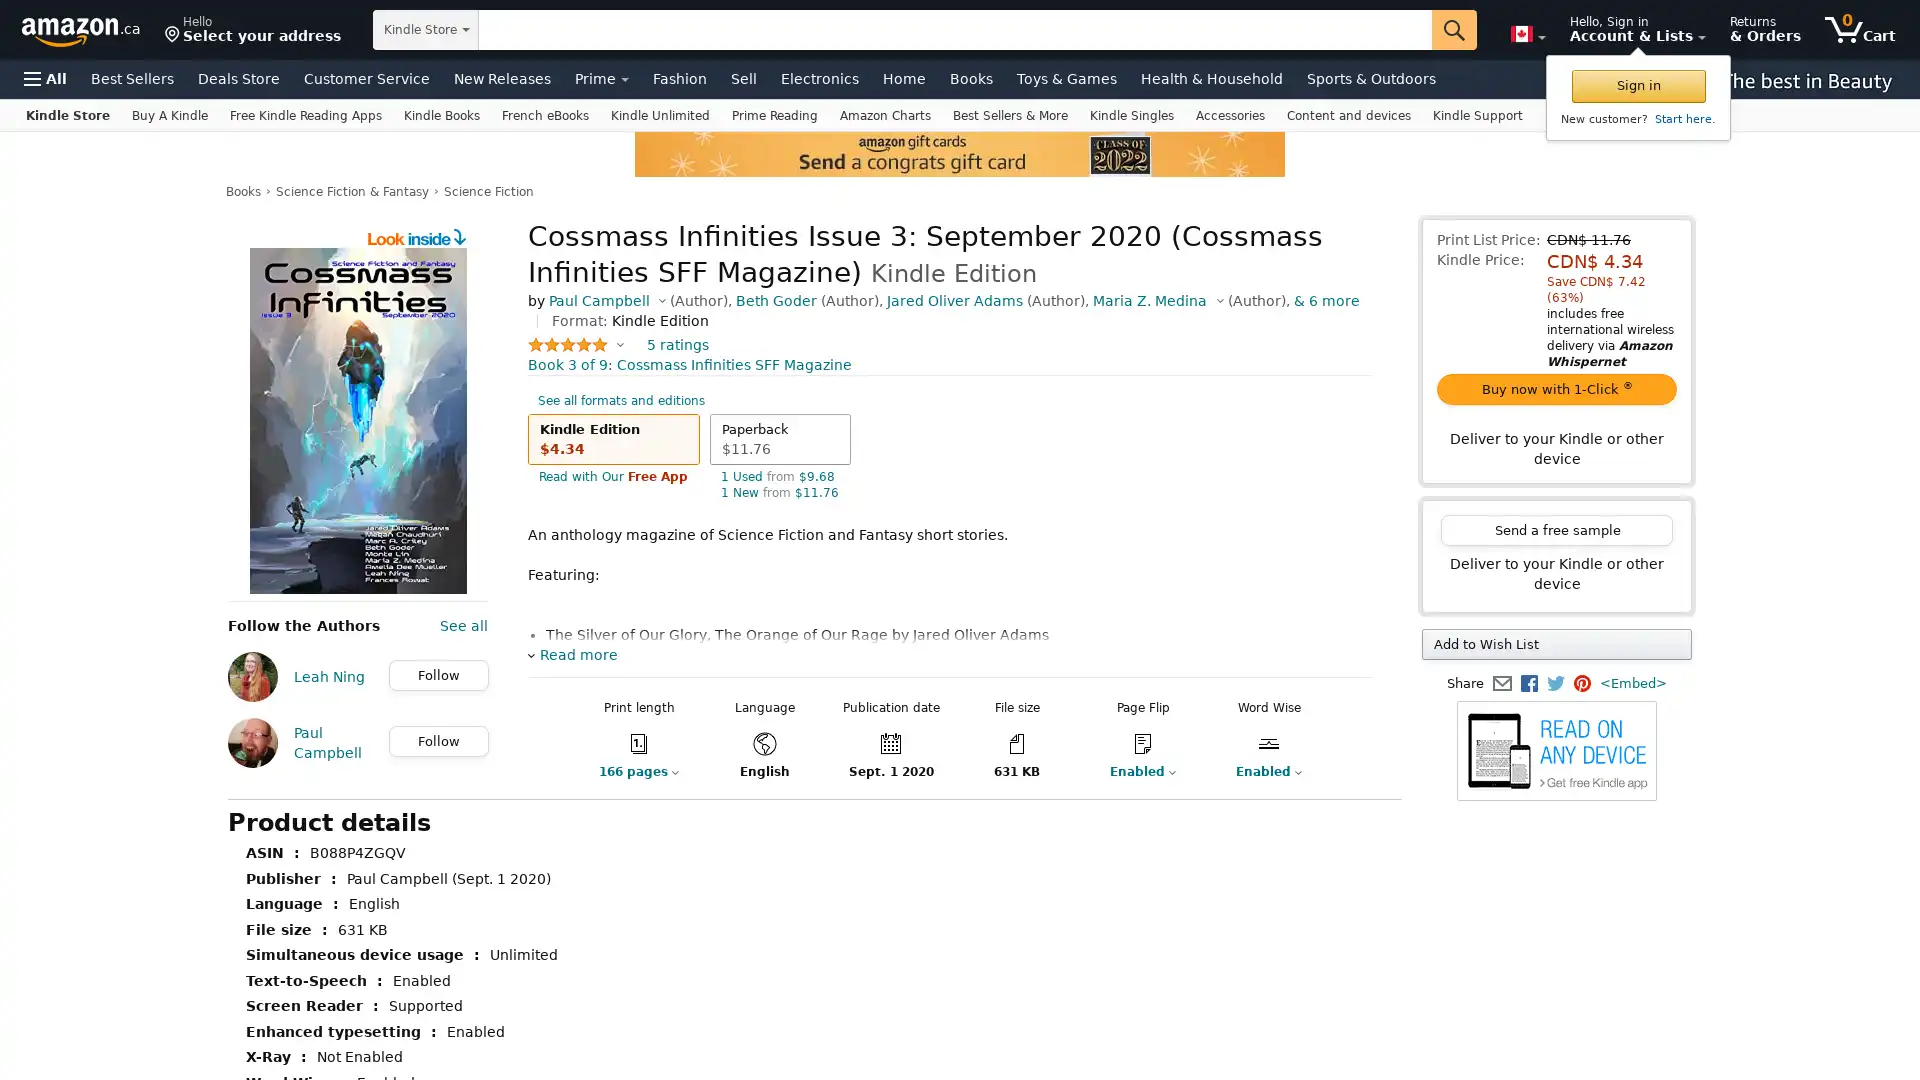 The width and height of the screenshot is (1920, 1080). Describe the element at coordinates (45, 77) in the screenshot. I see `Open Menu` at that location.